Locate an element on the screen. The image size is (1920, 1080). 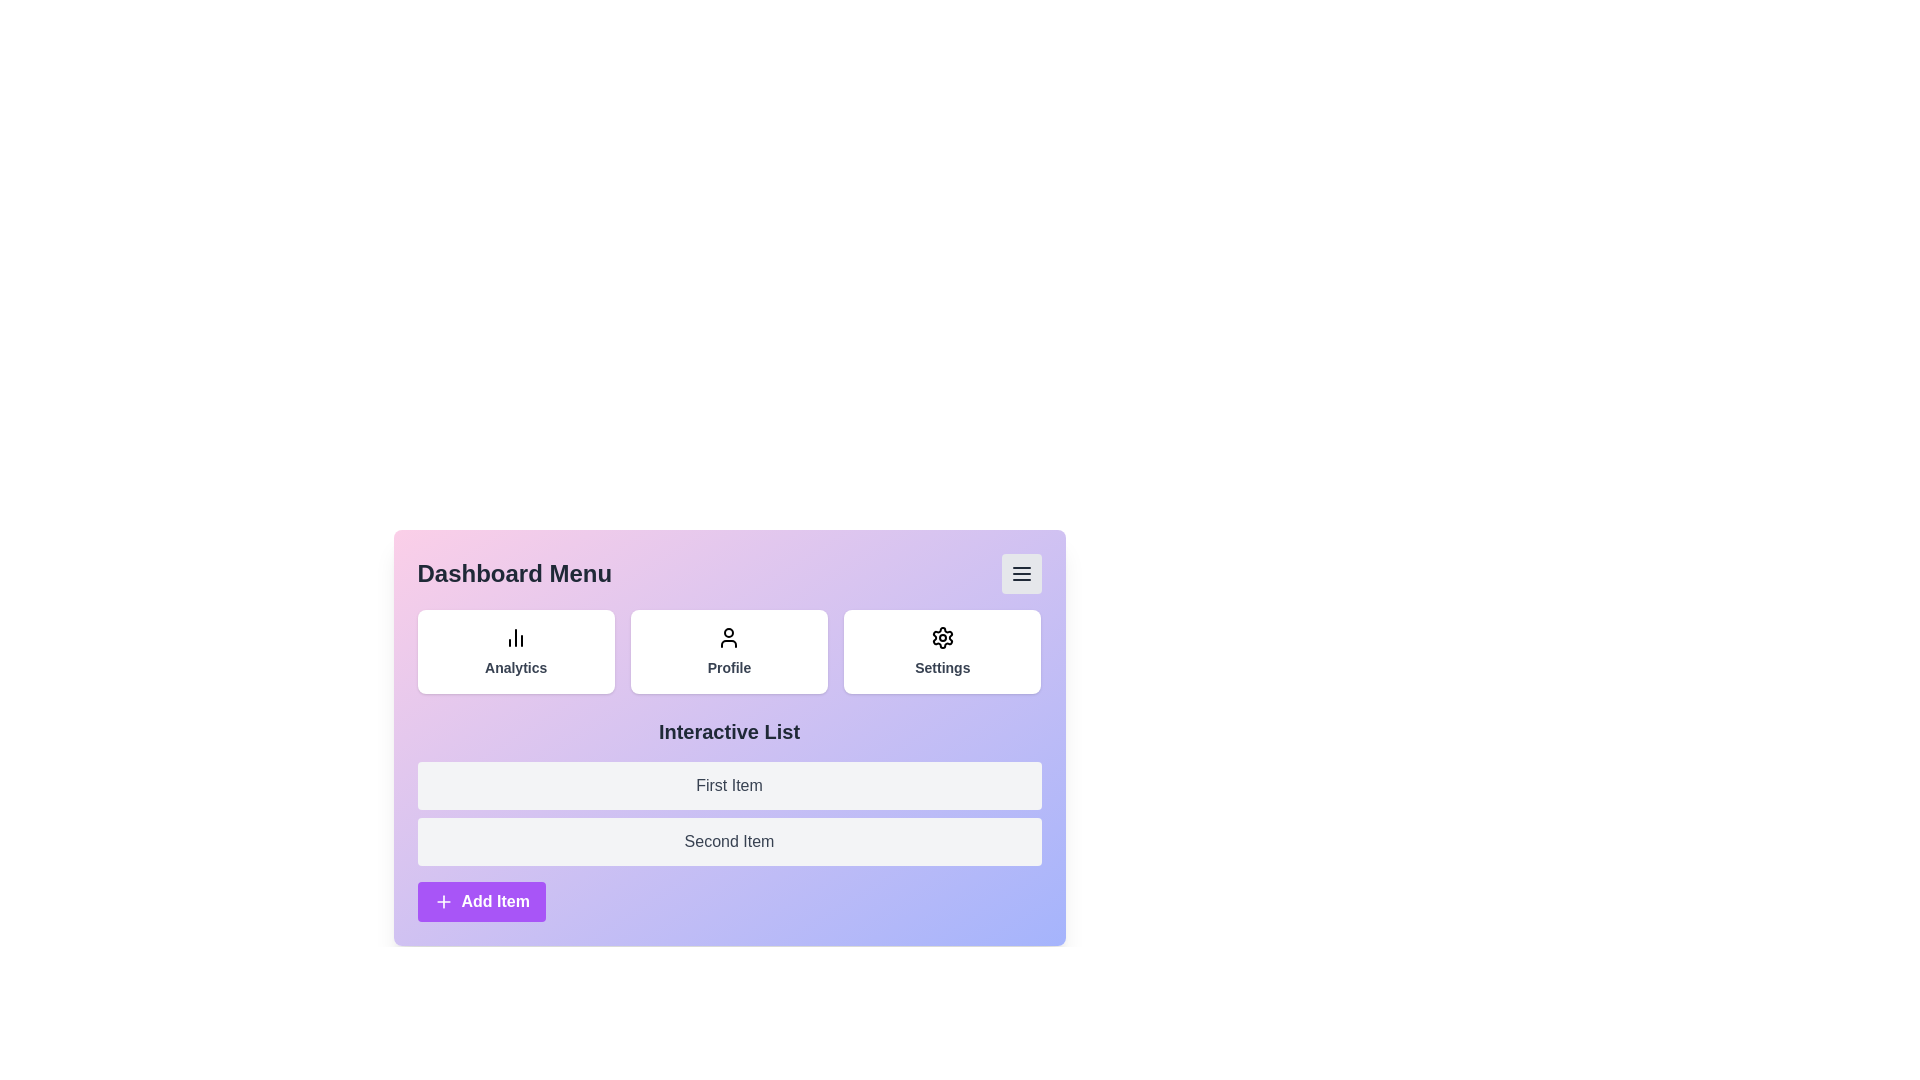
the Profile button is located at coordinates (728, 651).